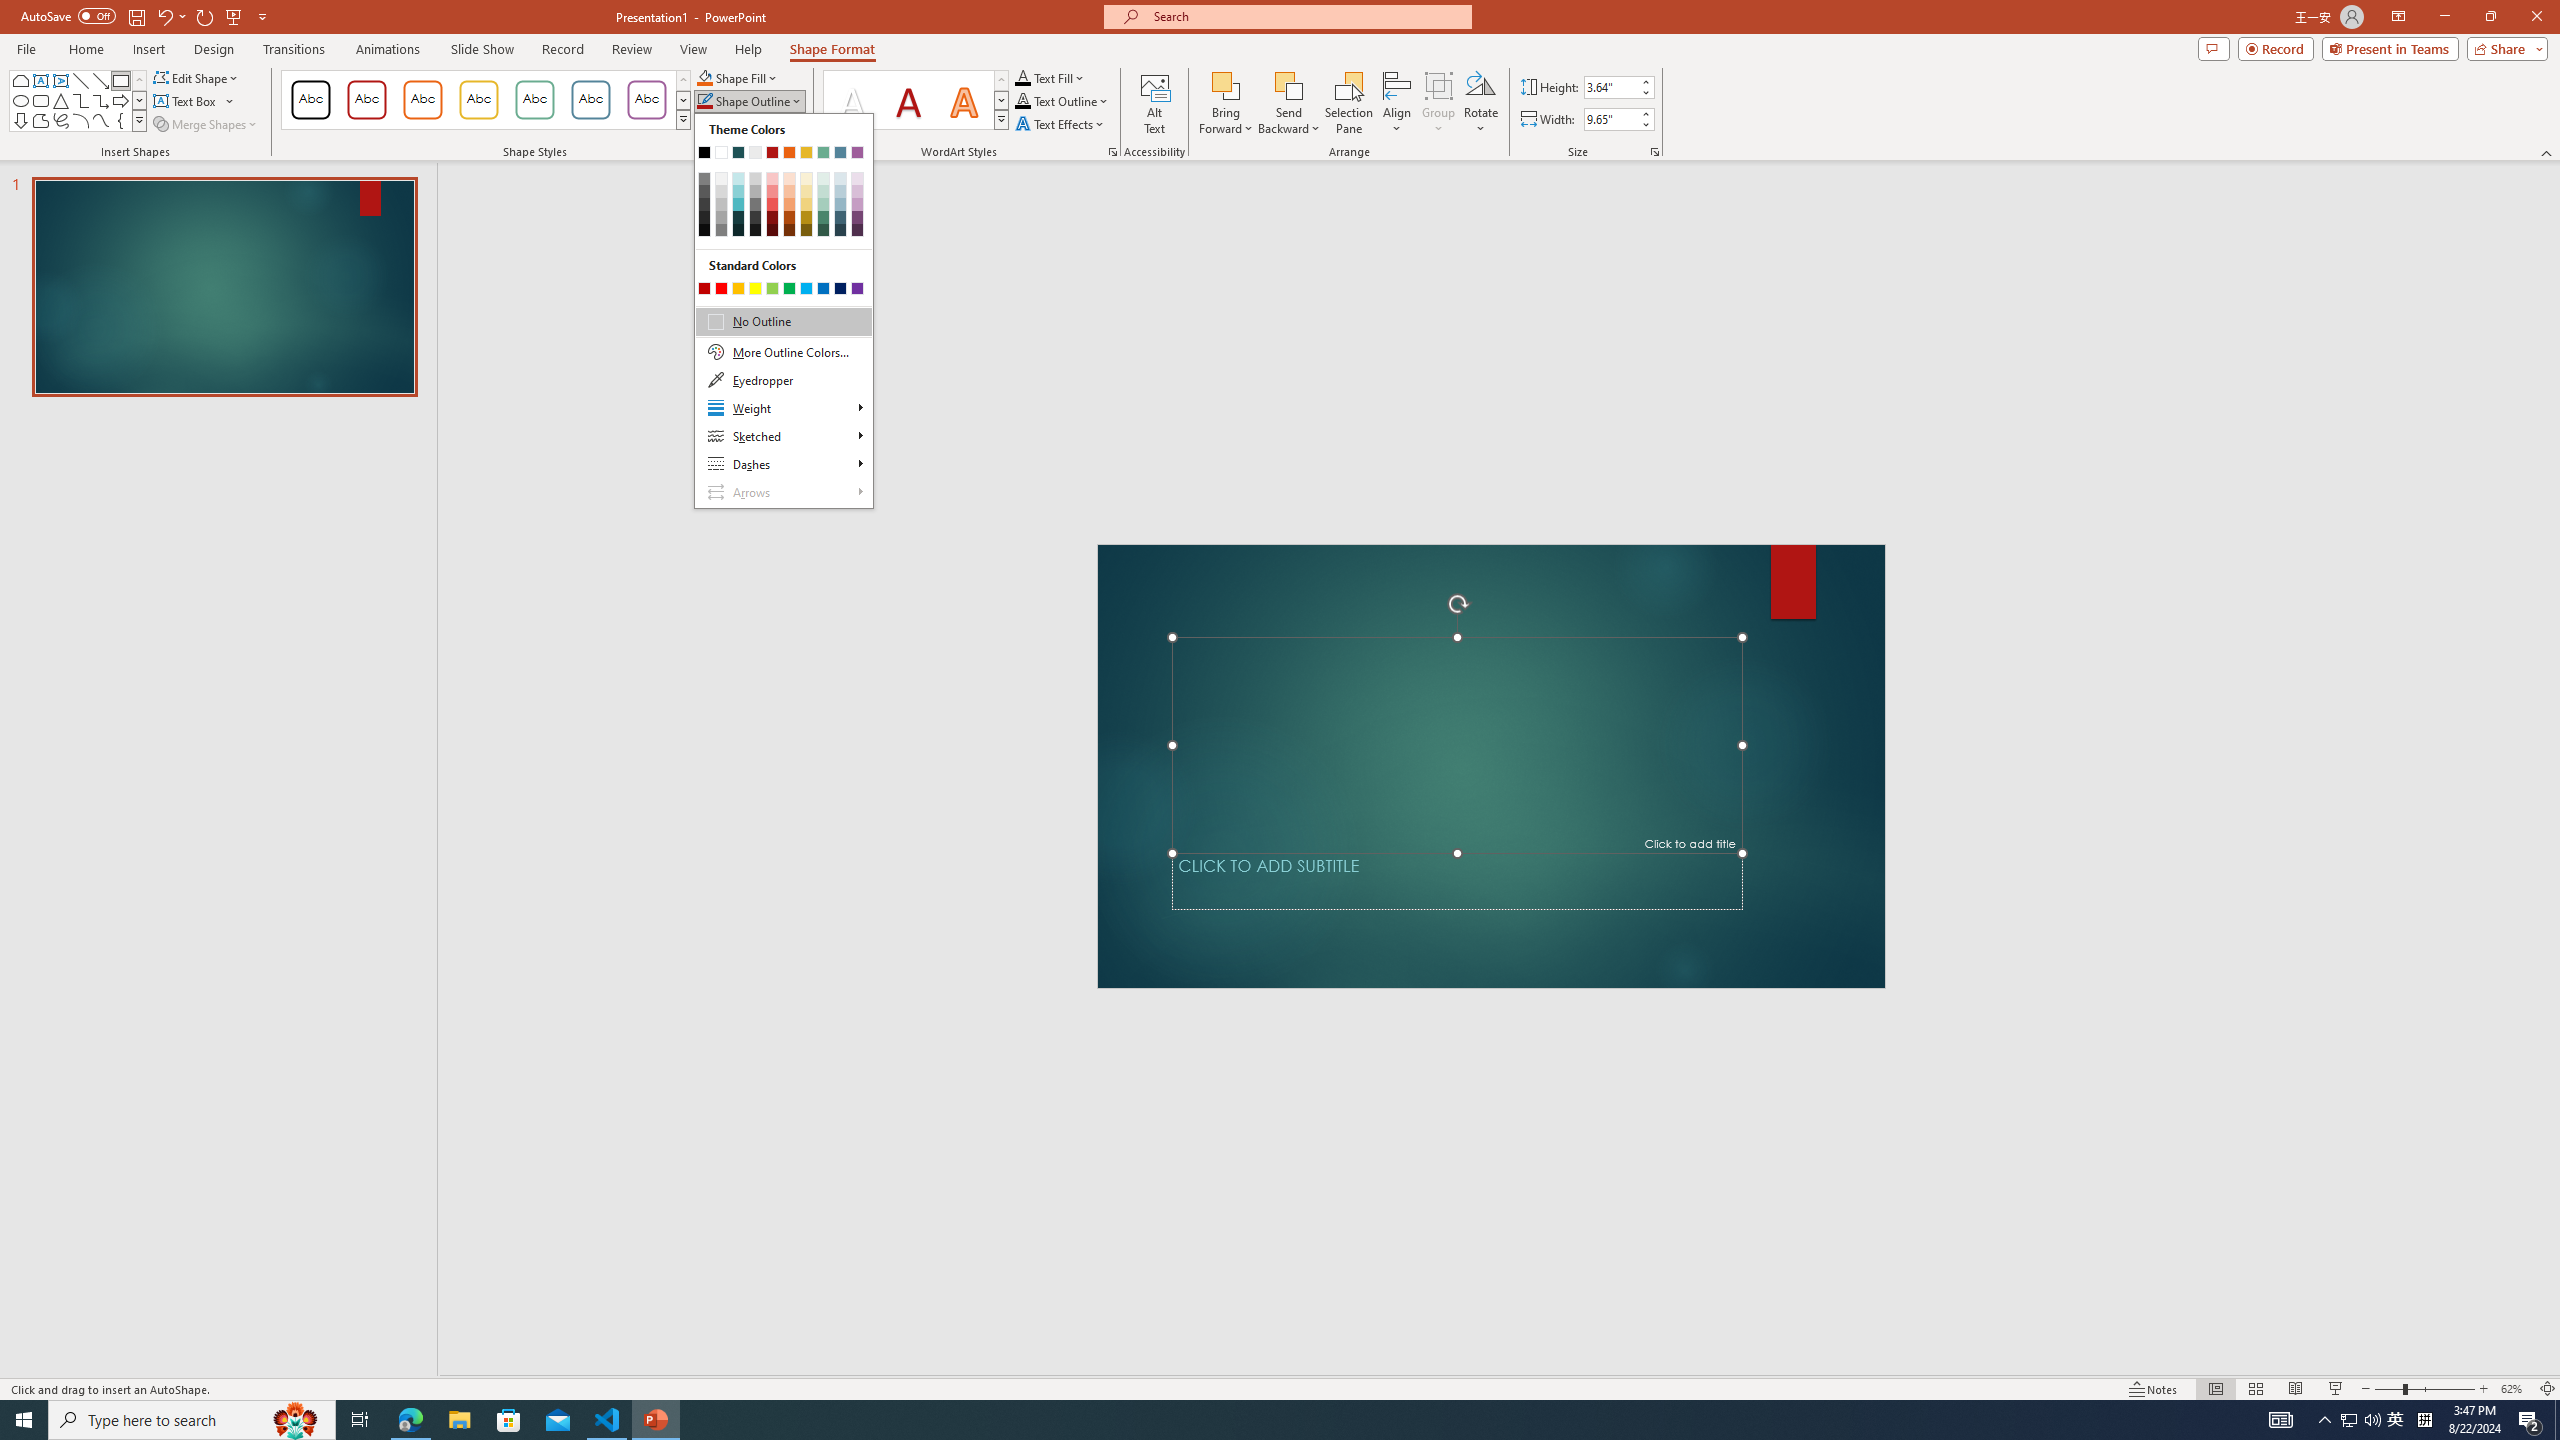  What do you see at coordinates (207, 122) in the screenshot?
I see `'Merge Shapes'` at bounding box center [207, 122].